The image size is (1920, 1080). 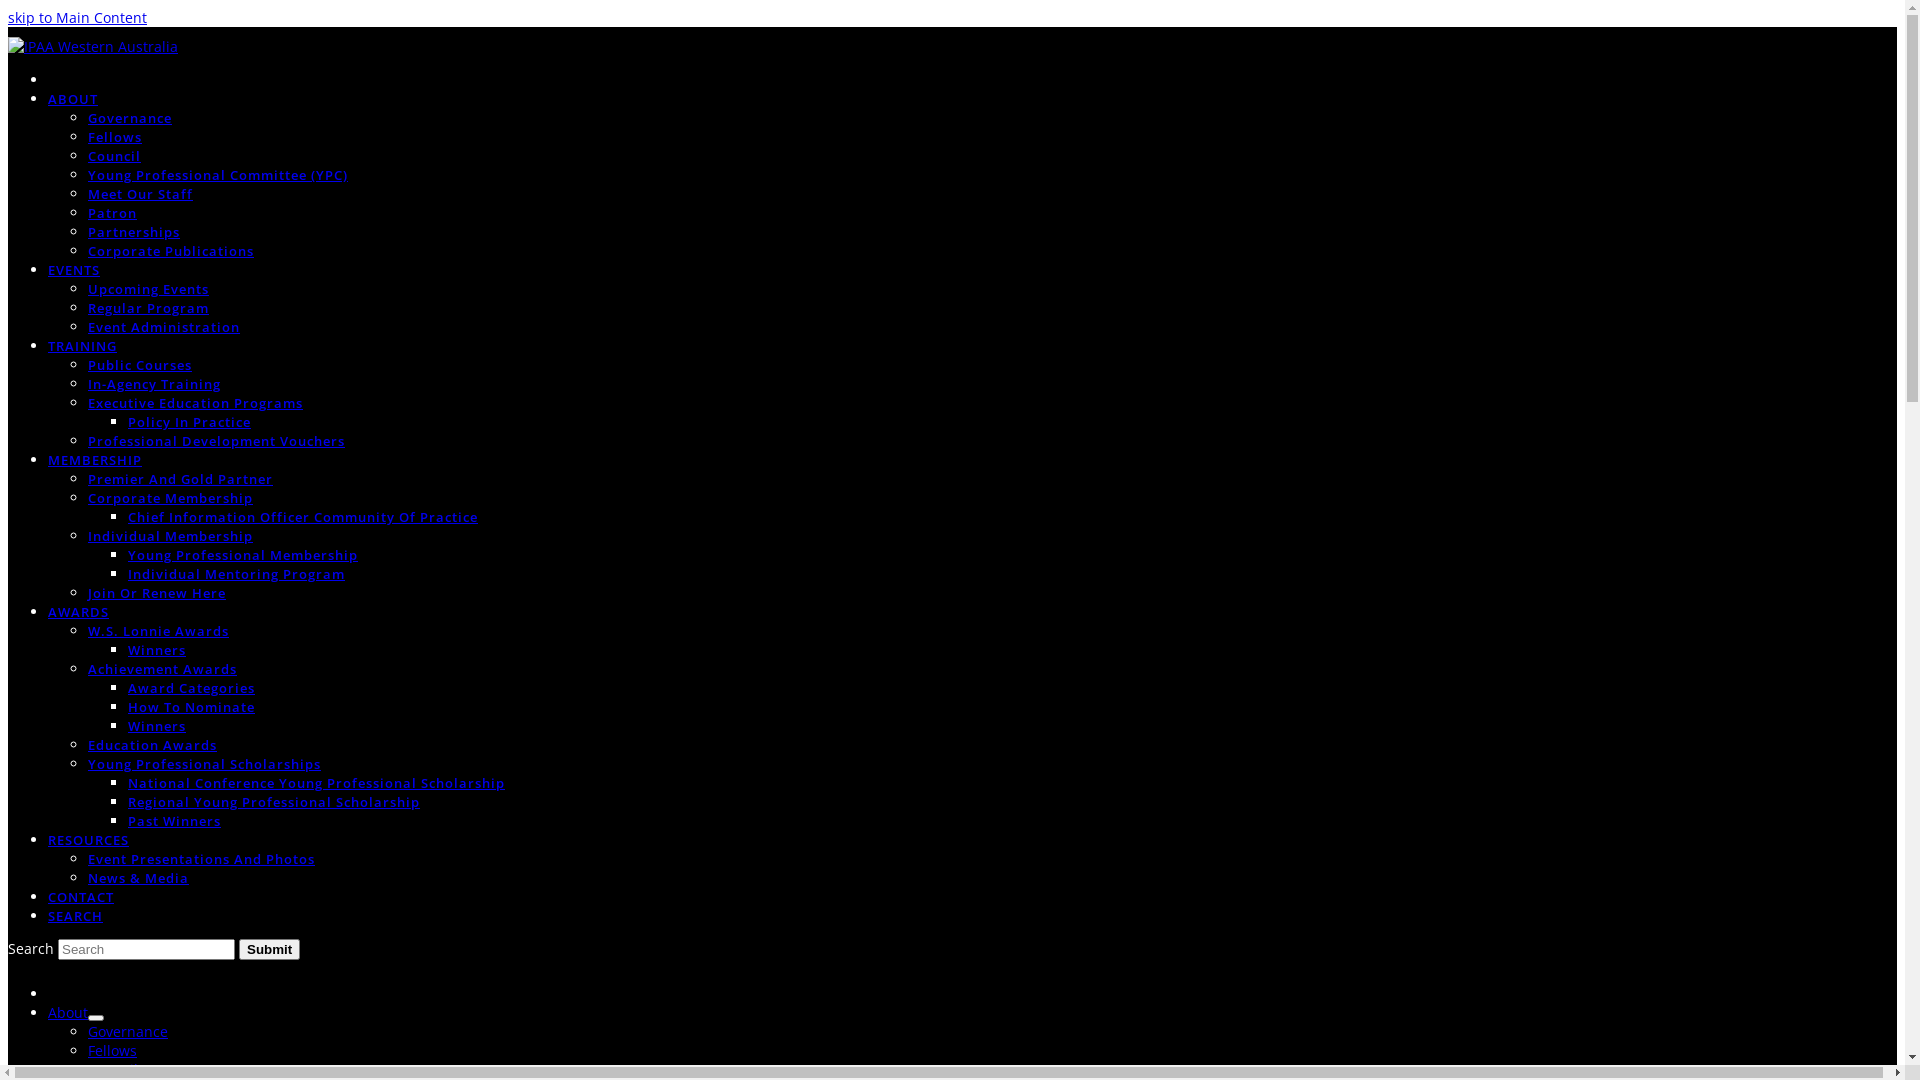 I want to click on 'AWARDS', so click(x=78, y=610).